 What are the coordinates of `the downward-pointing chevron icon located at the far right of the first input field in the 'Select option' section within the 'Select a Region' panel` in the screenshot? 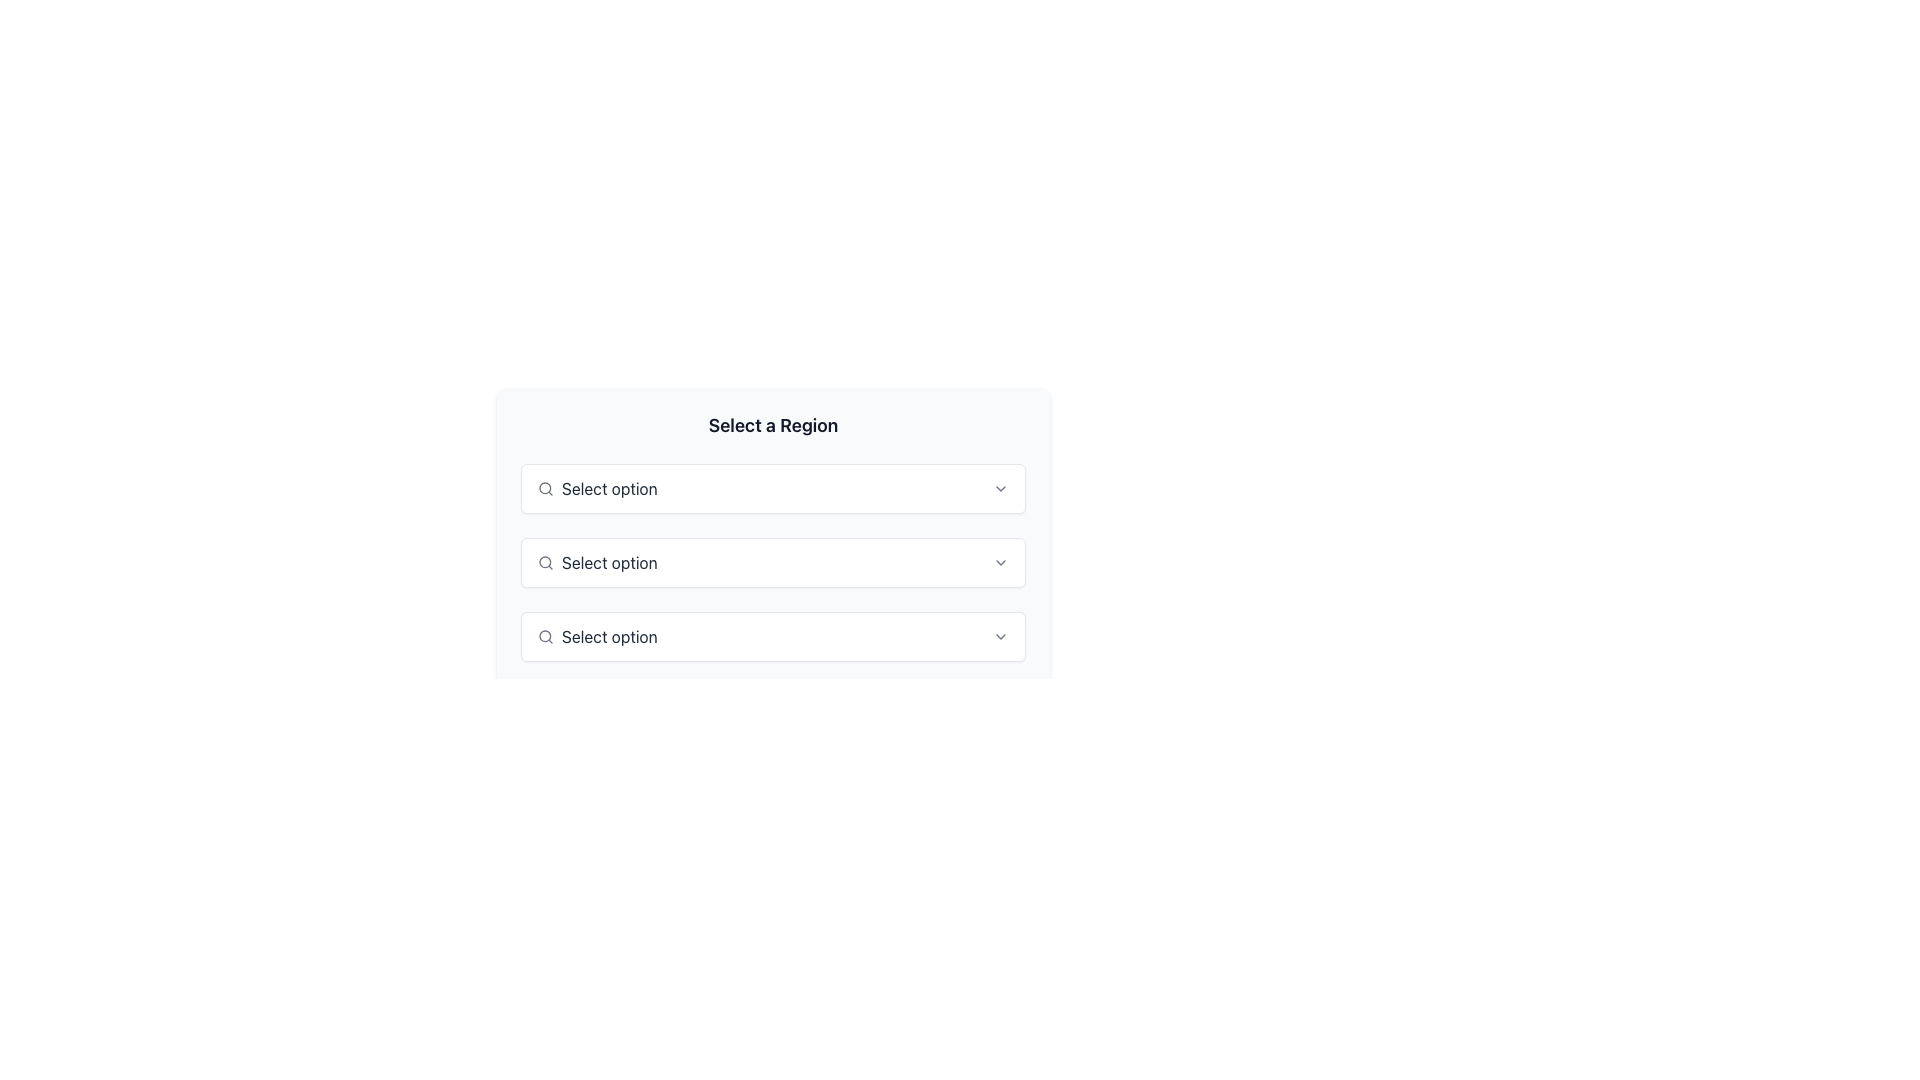 It's located at (1001, 489).